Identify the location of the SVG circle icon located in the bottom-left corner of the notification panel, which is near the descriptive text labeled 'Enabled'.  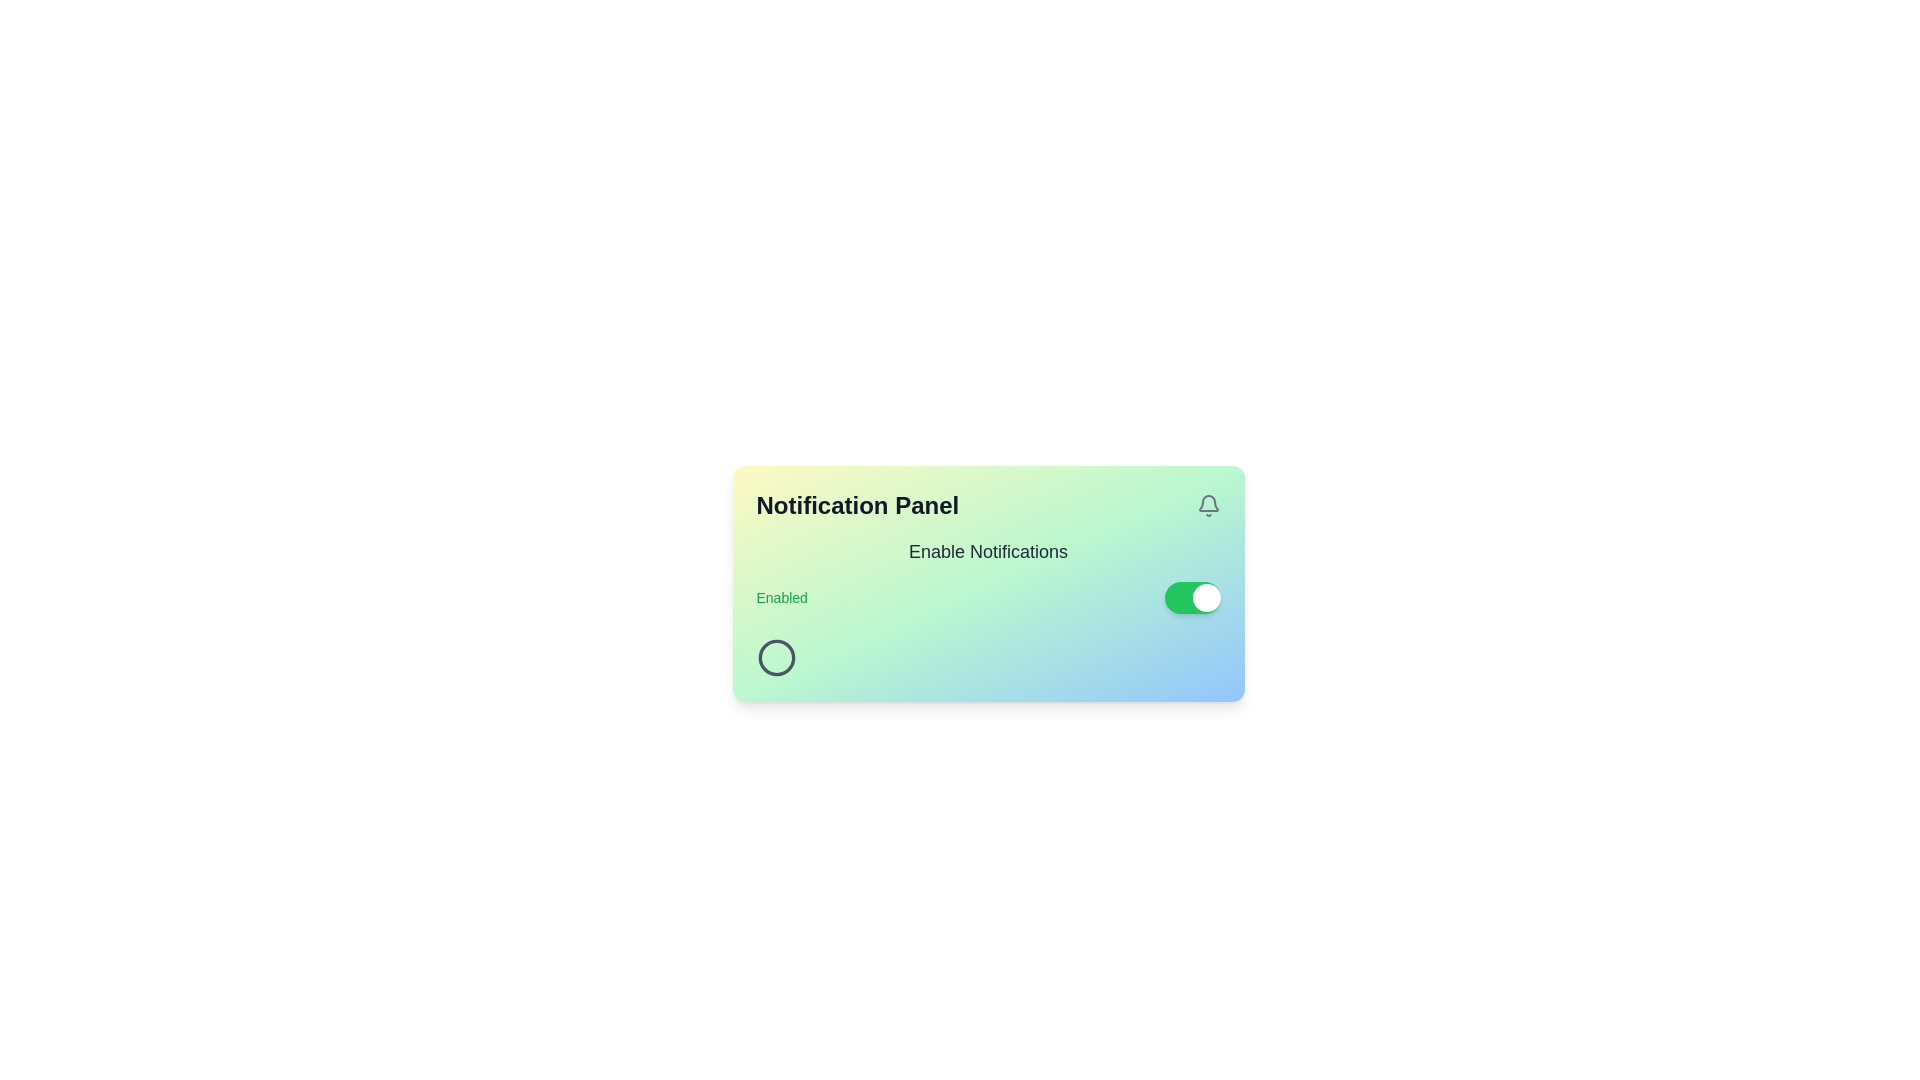
(775, 658).